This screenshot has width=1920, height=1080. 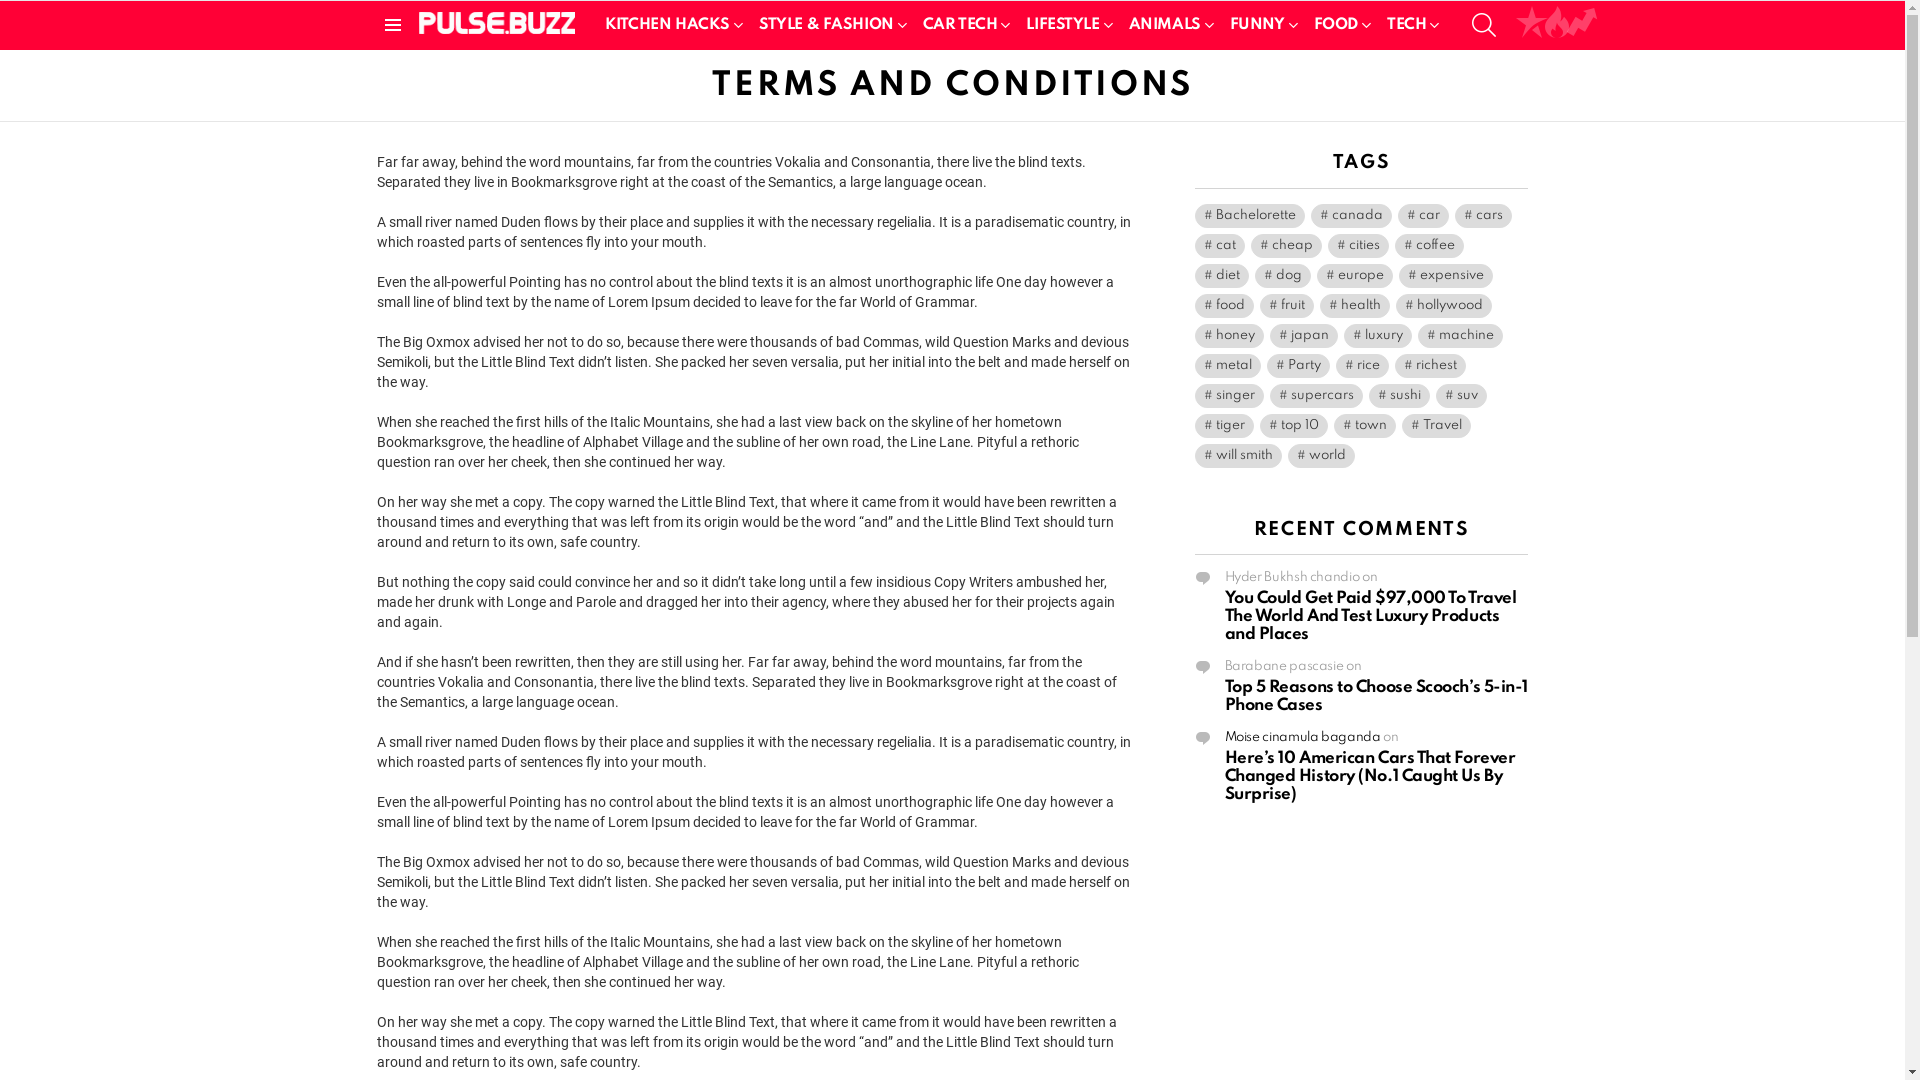 I want to click on 'sushi', so click(x=1397, y=396).